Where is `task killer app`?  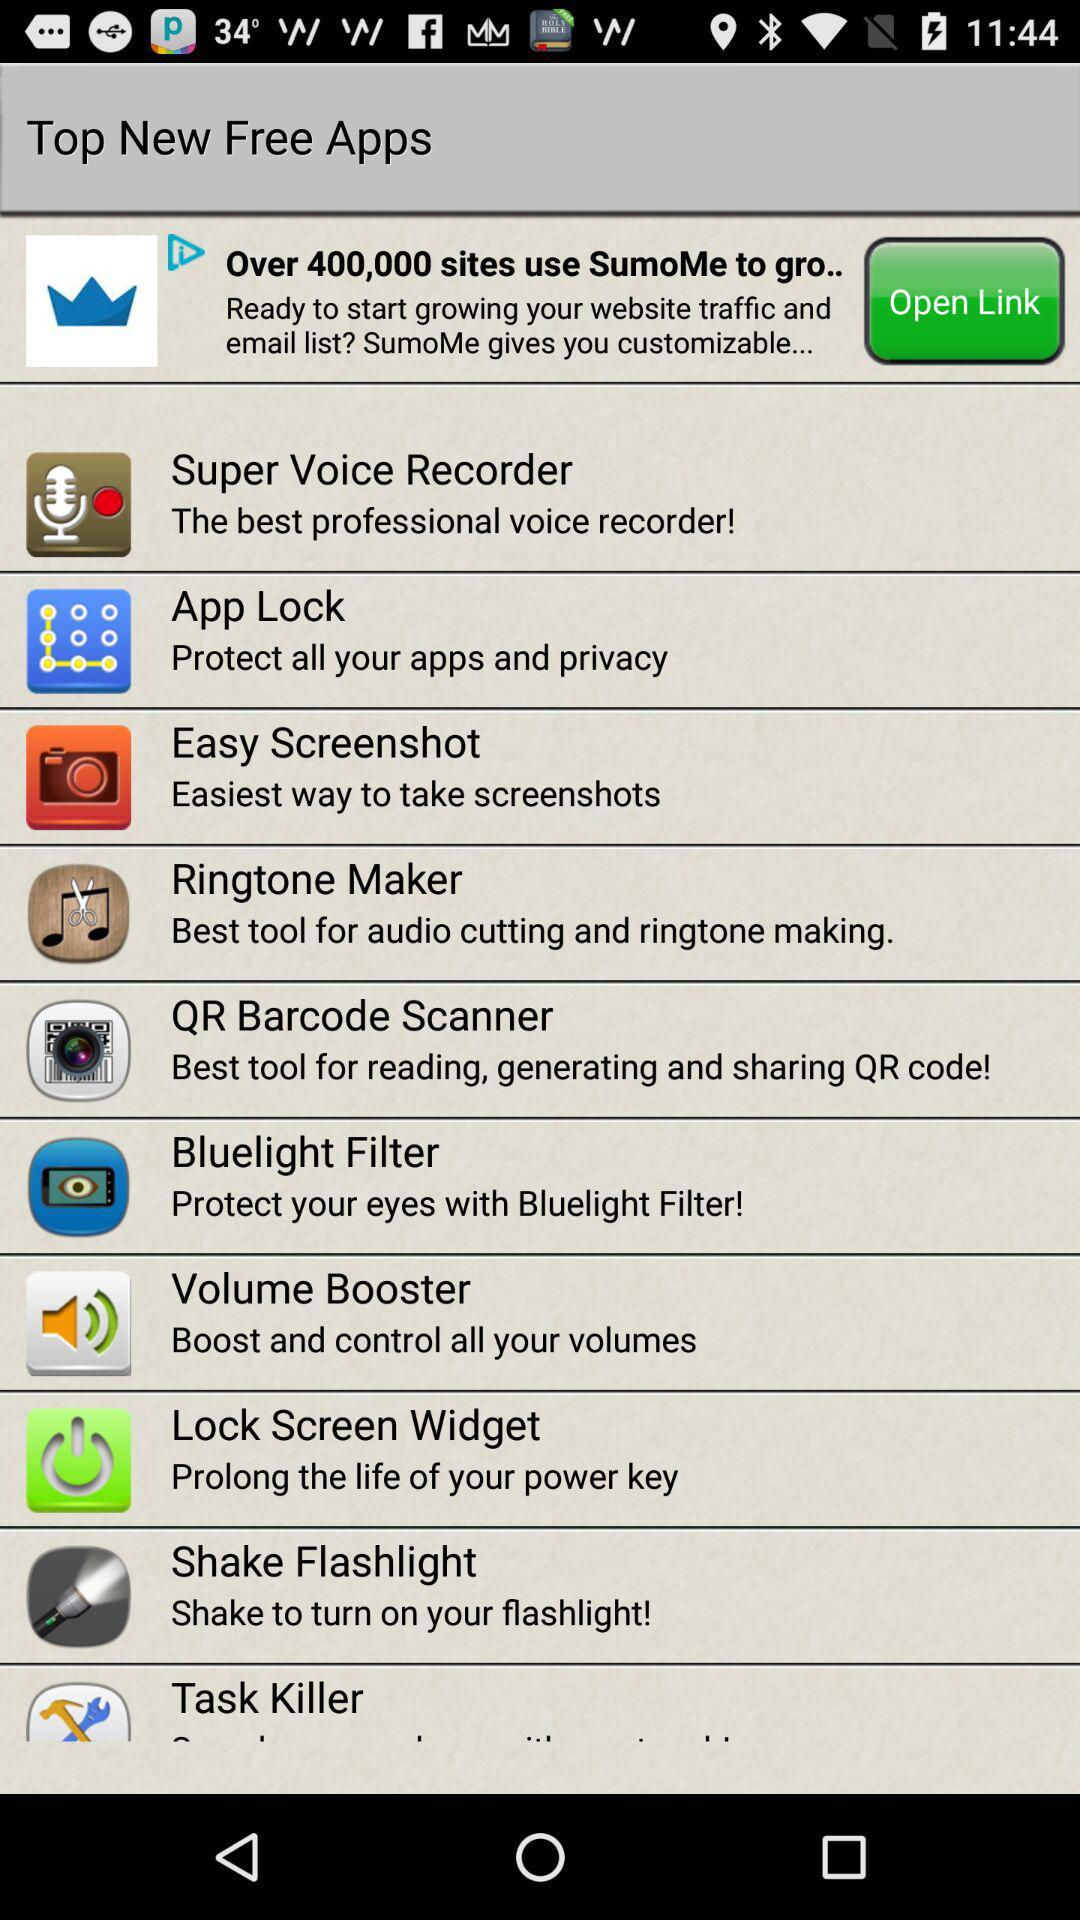
task killer app is located at coordinates (624, 1695).